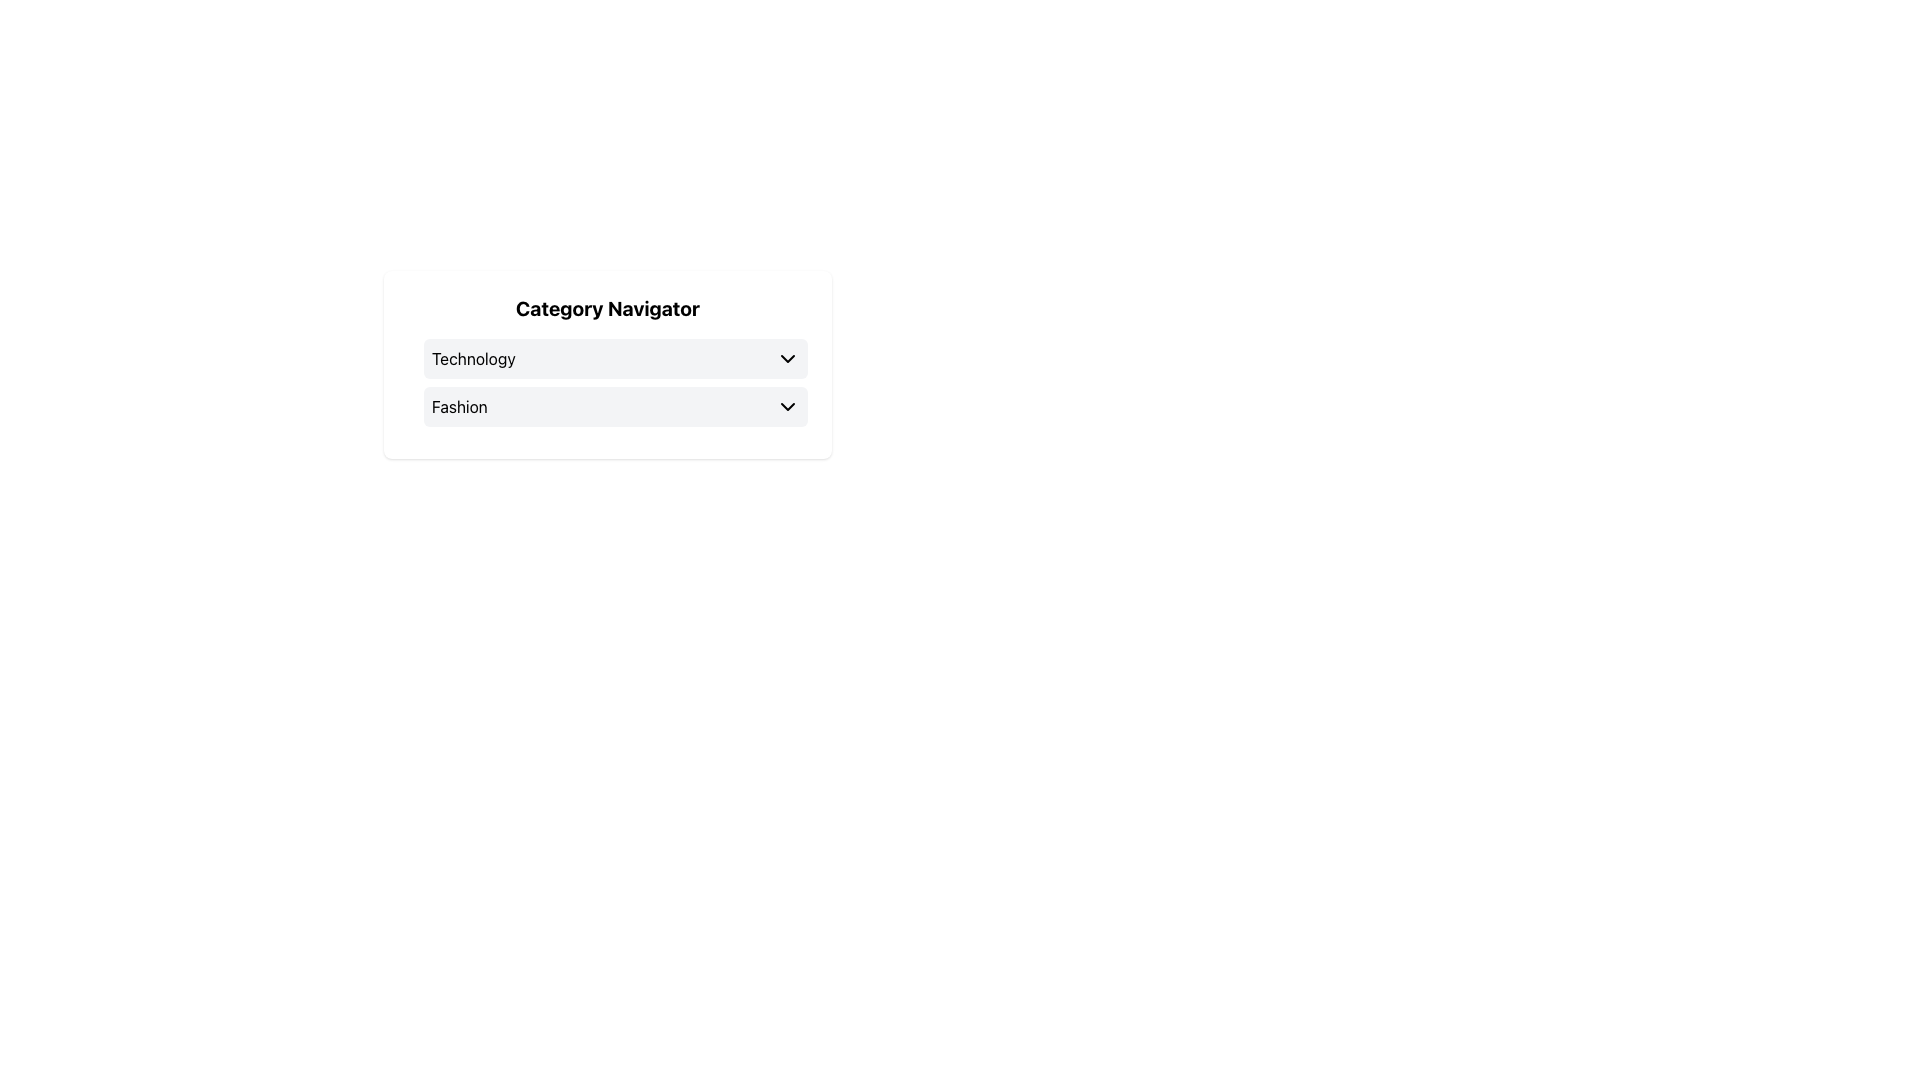 The width and height of the screenshot is (1920, 1080). What do you see at coordinates (786, 357) in the screenshot?
I see `the chevron icon located on the right side of the 'Technology' text label` at bounding box center [786, 357].